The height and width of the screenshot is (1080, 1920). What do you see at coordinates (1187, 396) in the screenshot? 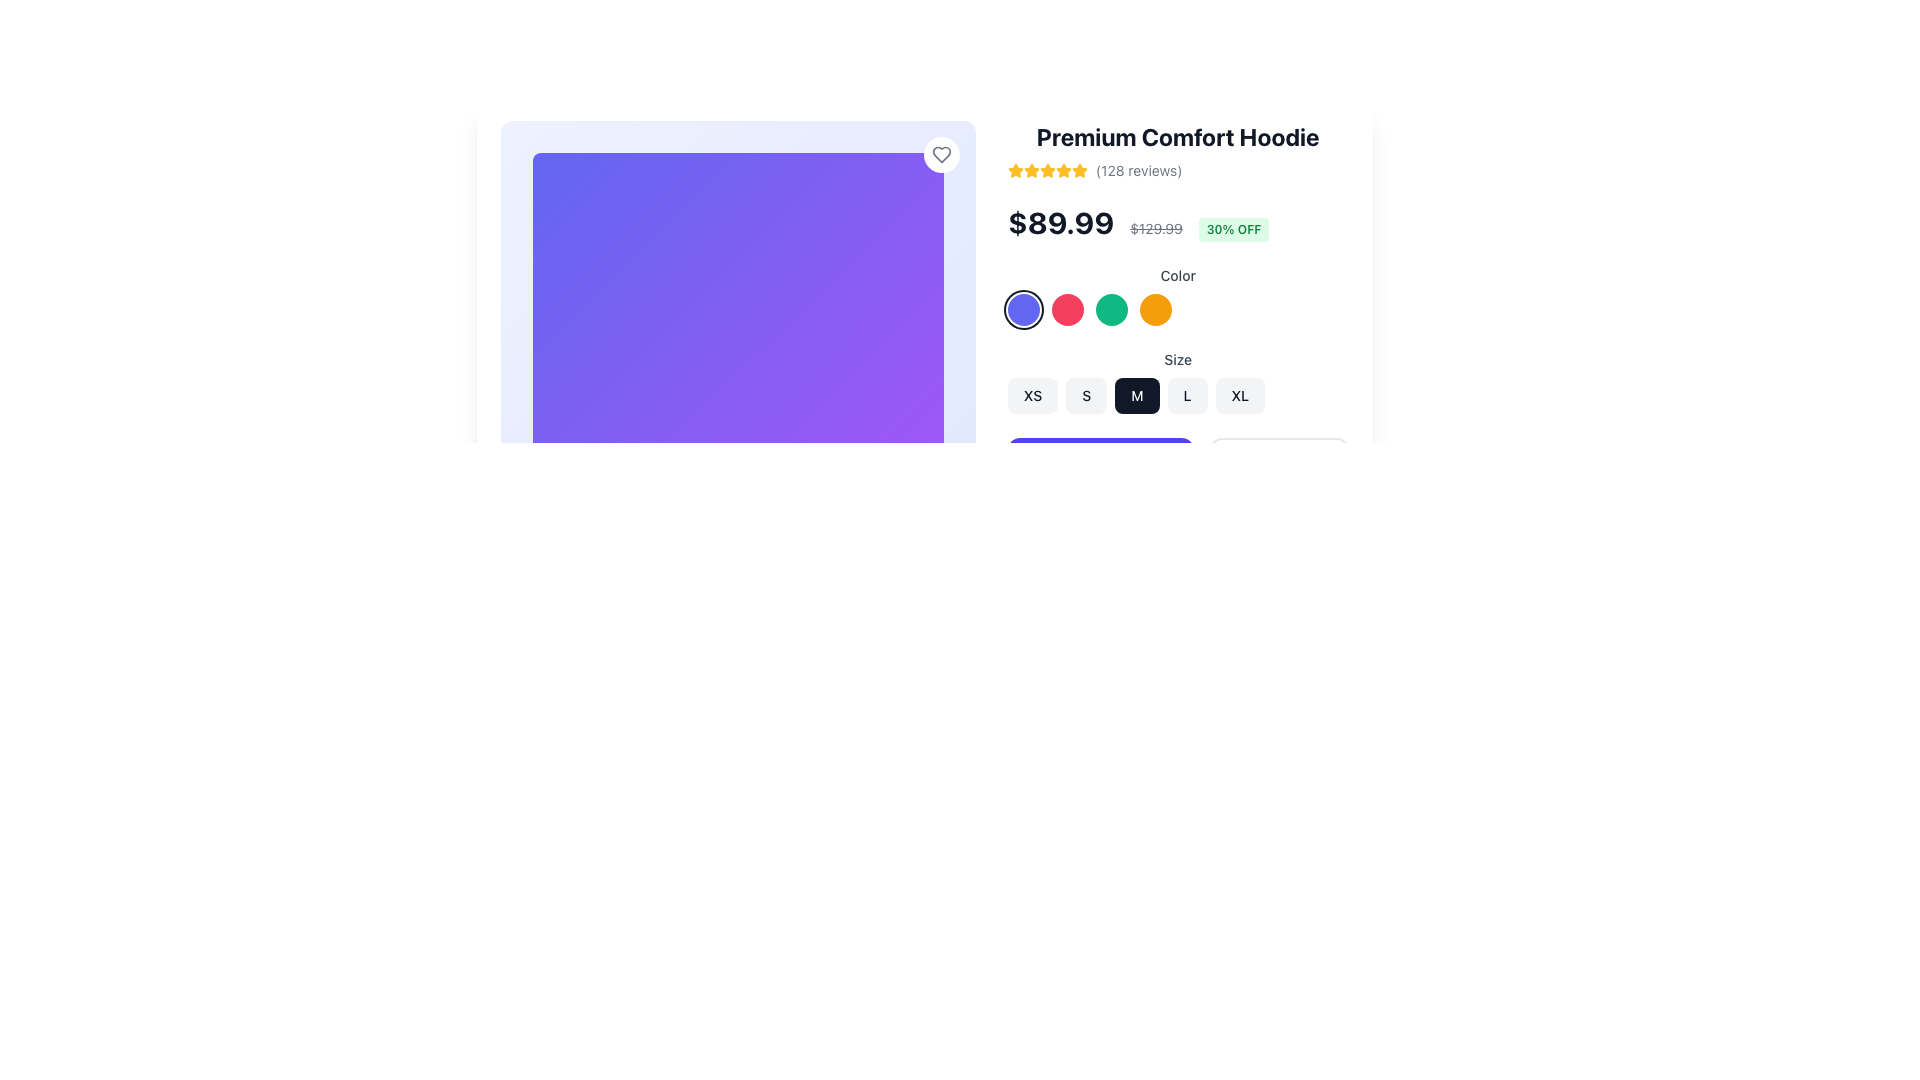
I see `the 'L' size button located in the 'Size' section, which is the fourth option among the size buttons labeled 'XS', 'S', 'M', 'L', and 'XL'` at bounding box center [1187, 396].